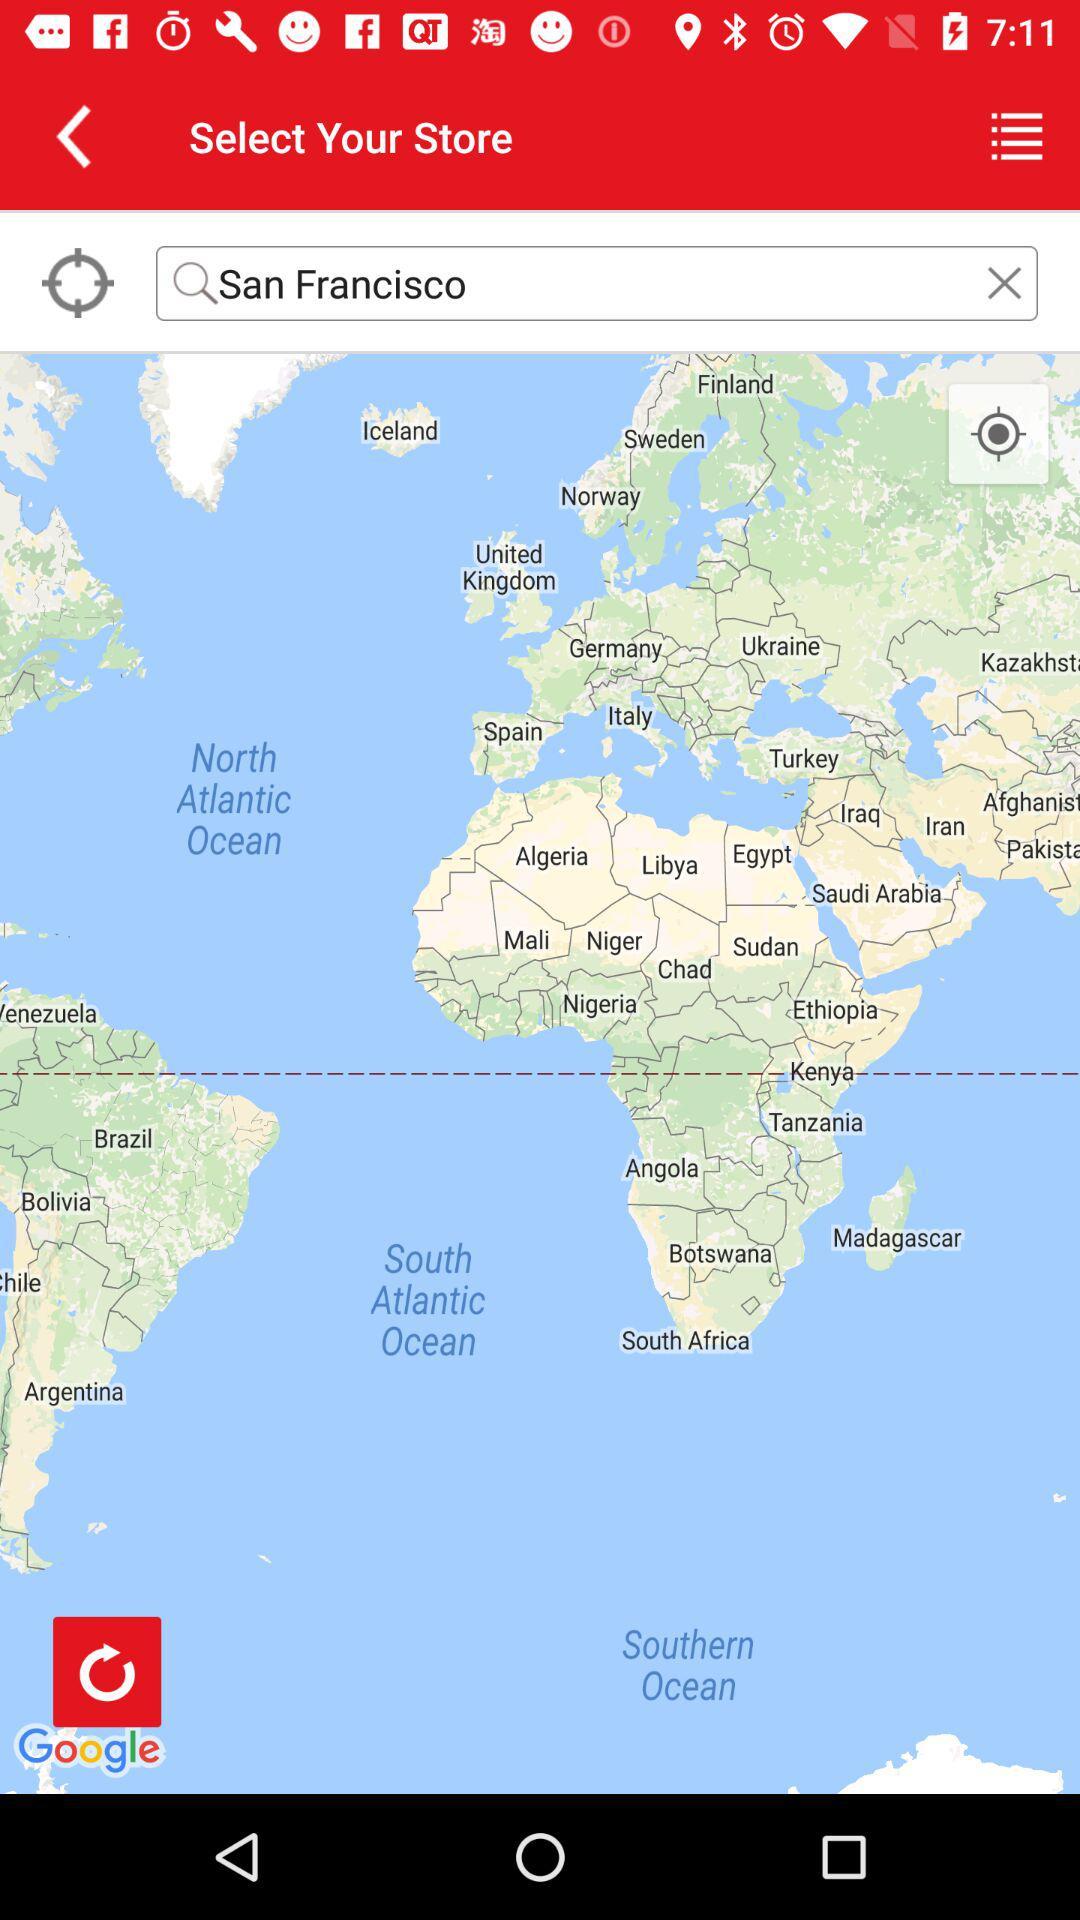 The height and width of the screenshot is (1920, 1080). What do you see at coordinates (596, 282) in the screenshot?
I see `the san francisco` at bounding box center [596, 282].